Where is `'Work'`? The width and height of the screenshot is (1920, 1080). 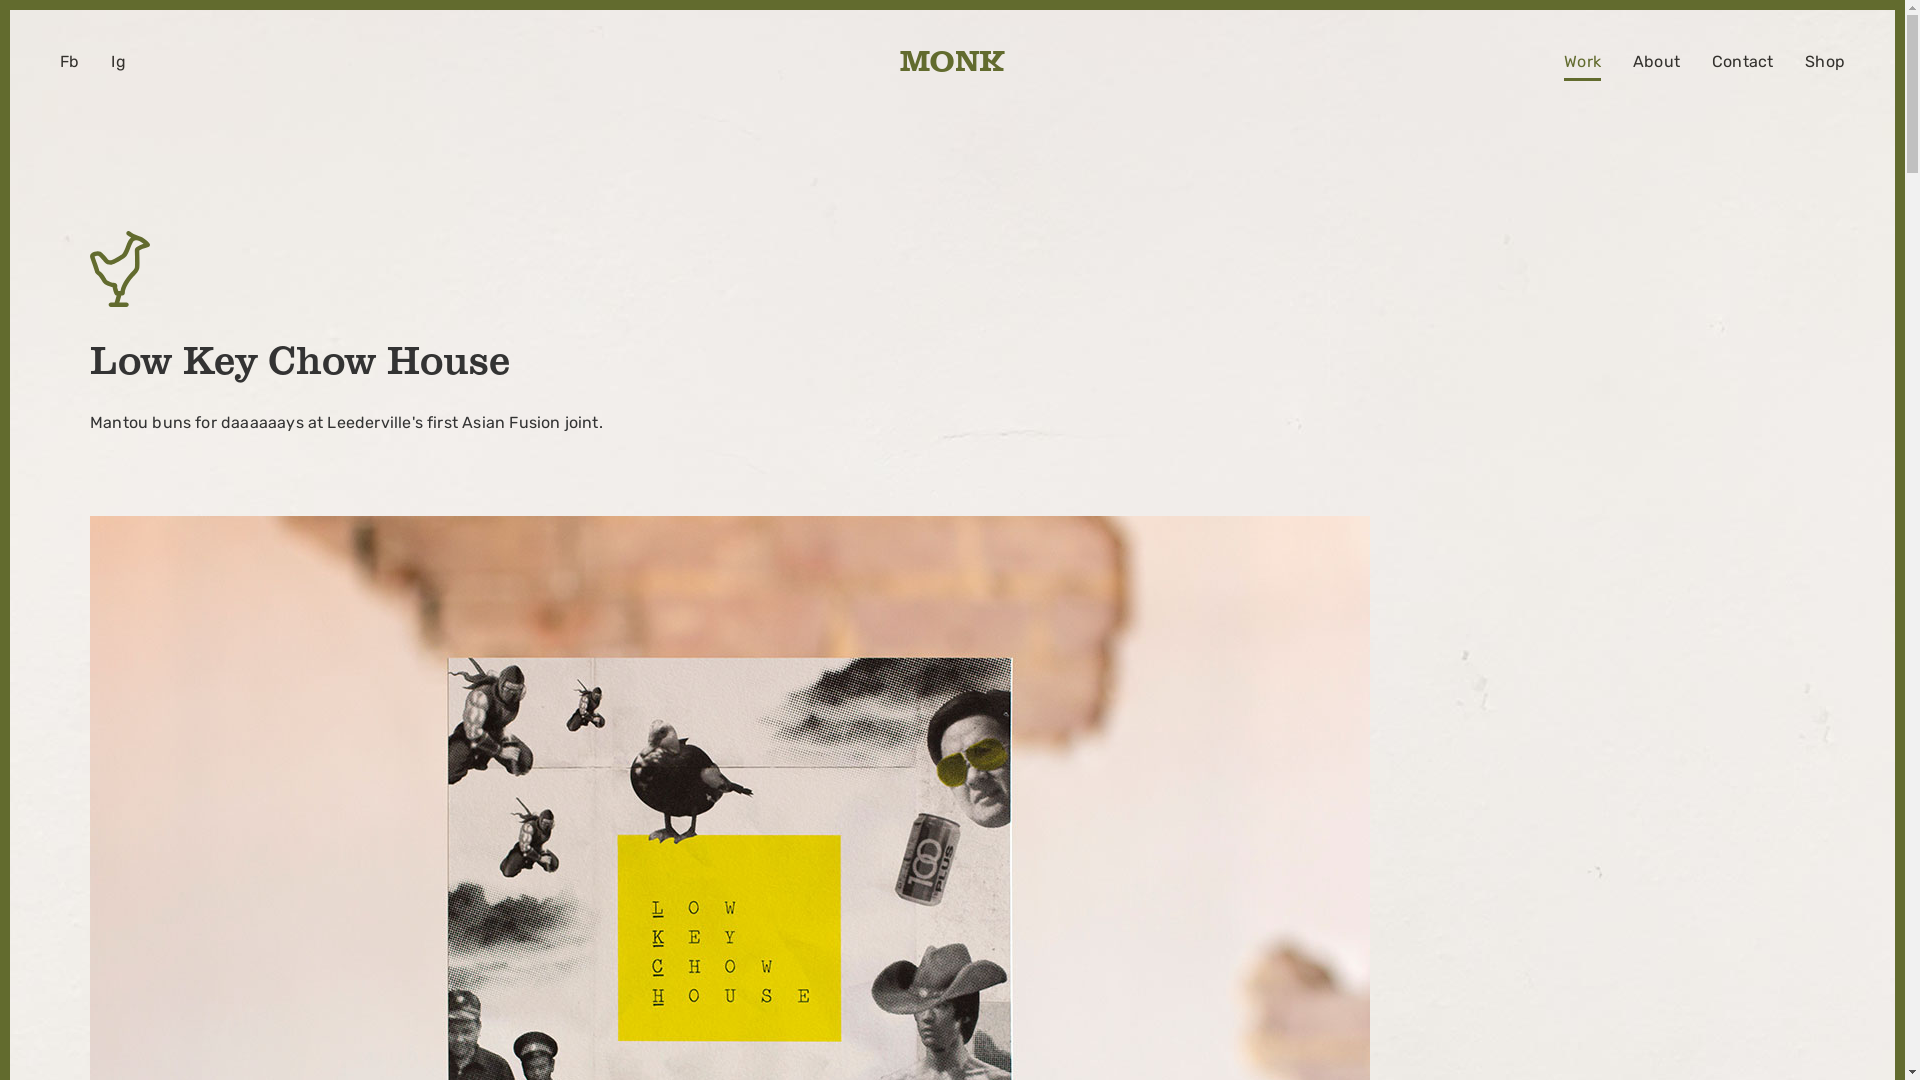
'Work' is located at coordinates (1563, 64).